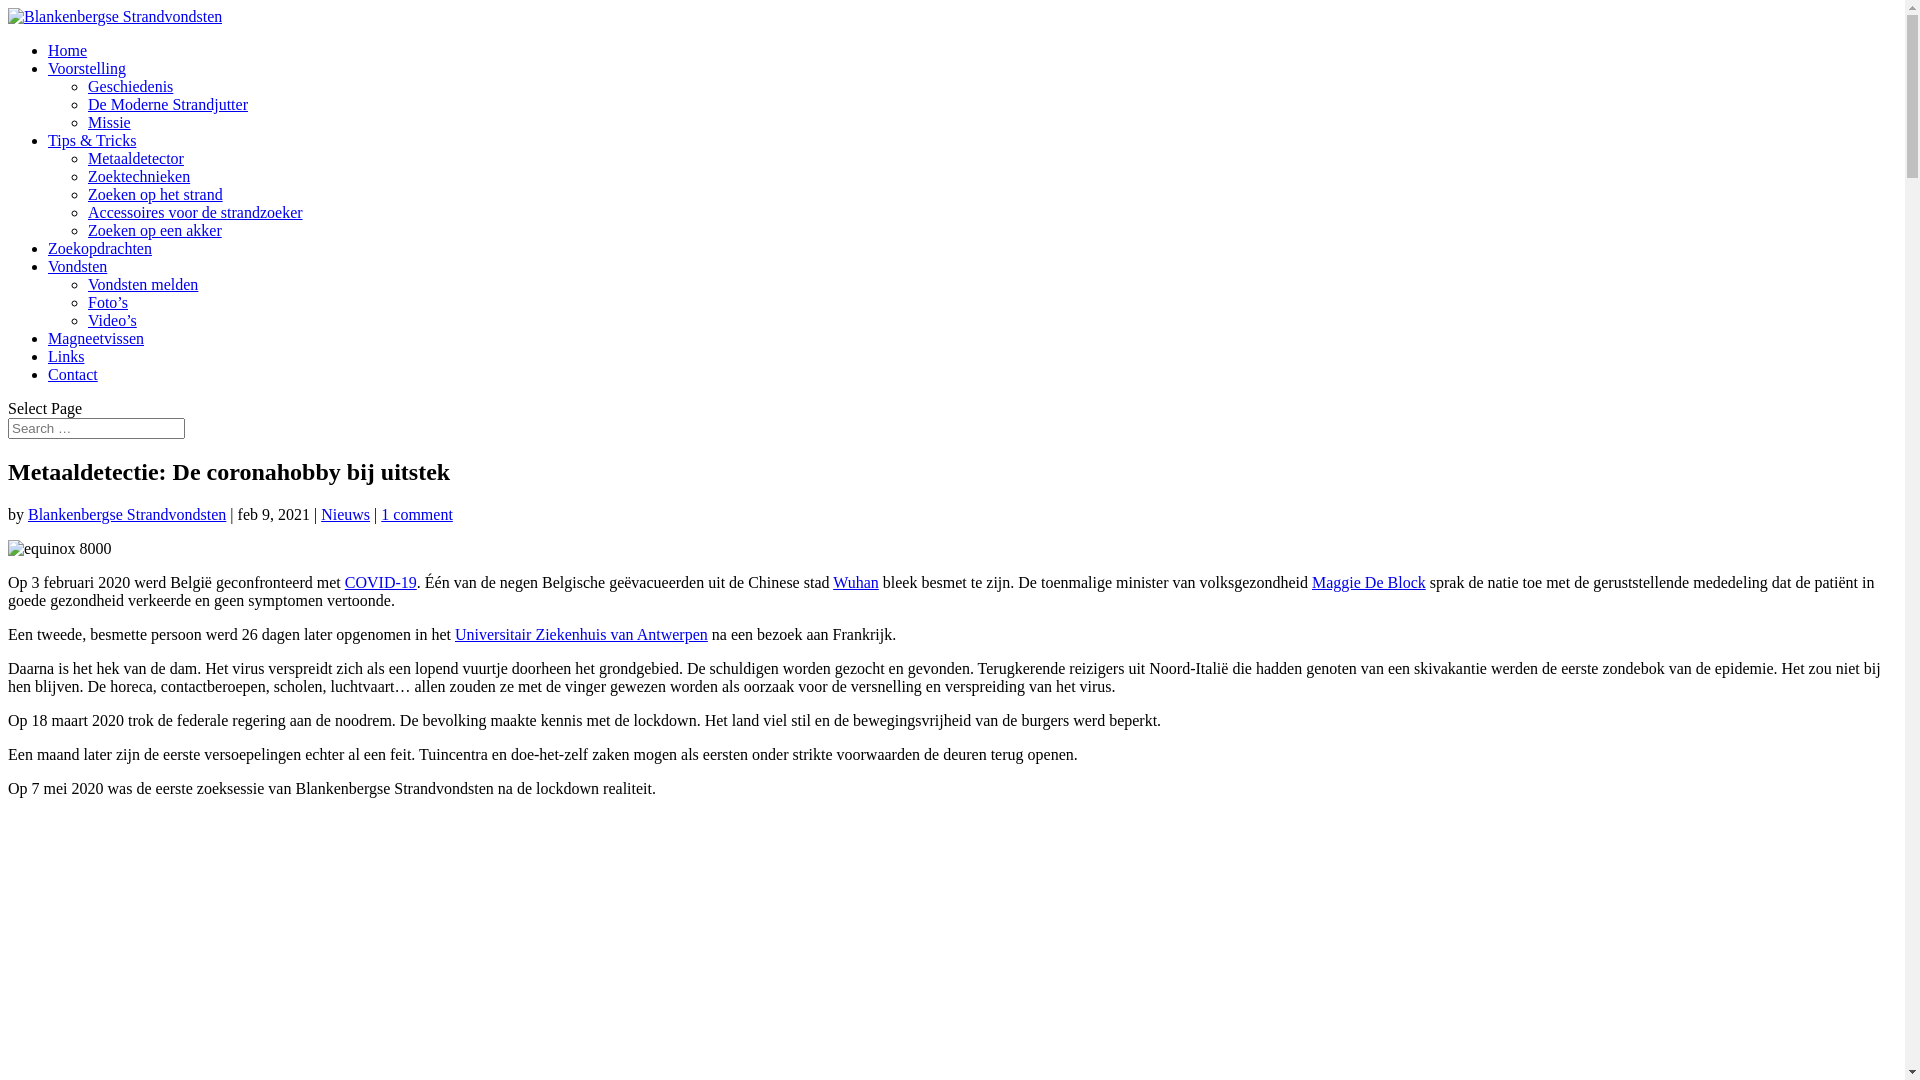 The width and height of the screenshot is (1920, 1080). I want to click on 'Nieuws', so click(321, 513).